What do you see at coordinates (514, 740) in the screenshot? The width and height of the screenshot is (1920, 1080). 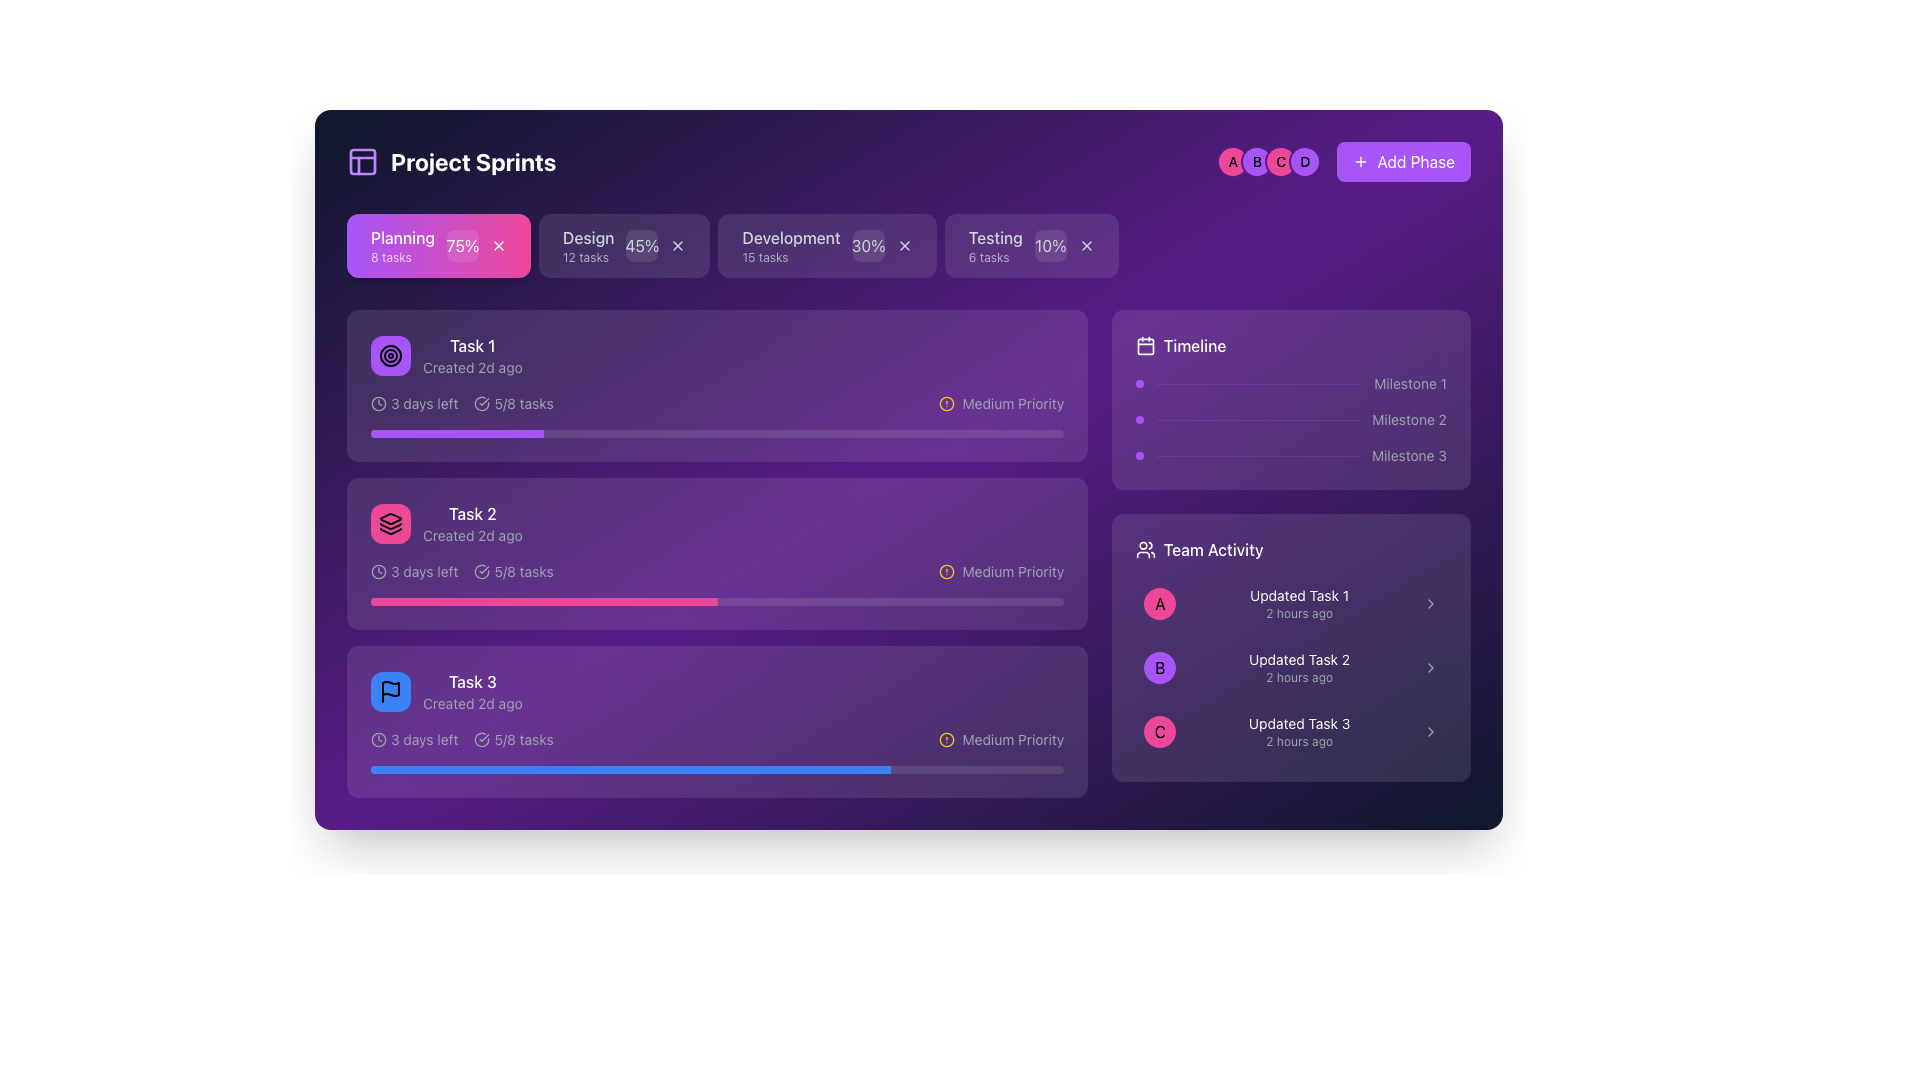 I see `the completion status text indicating '5/8 tasks' associated with 'Task 3' located in the lower right corner of the task card` at bounding box center [514, 740].